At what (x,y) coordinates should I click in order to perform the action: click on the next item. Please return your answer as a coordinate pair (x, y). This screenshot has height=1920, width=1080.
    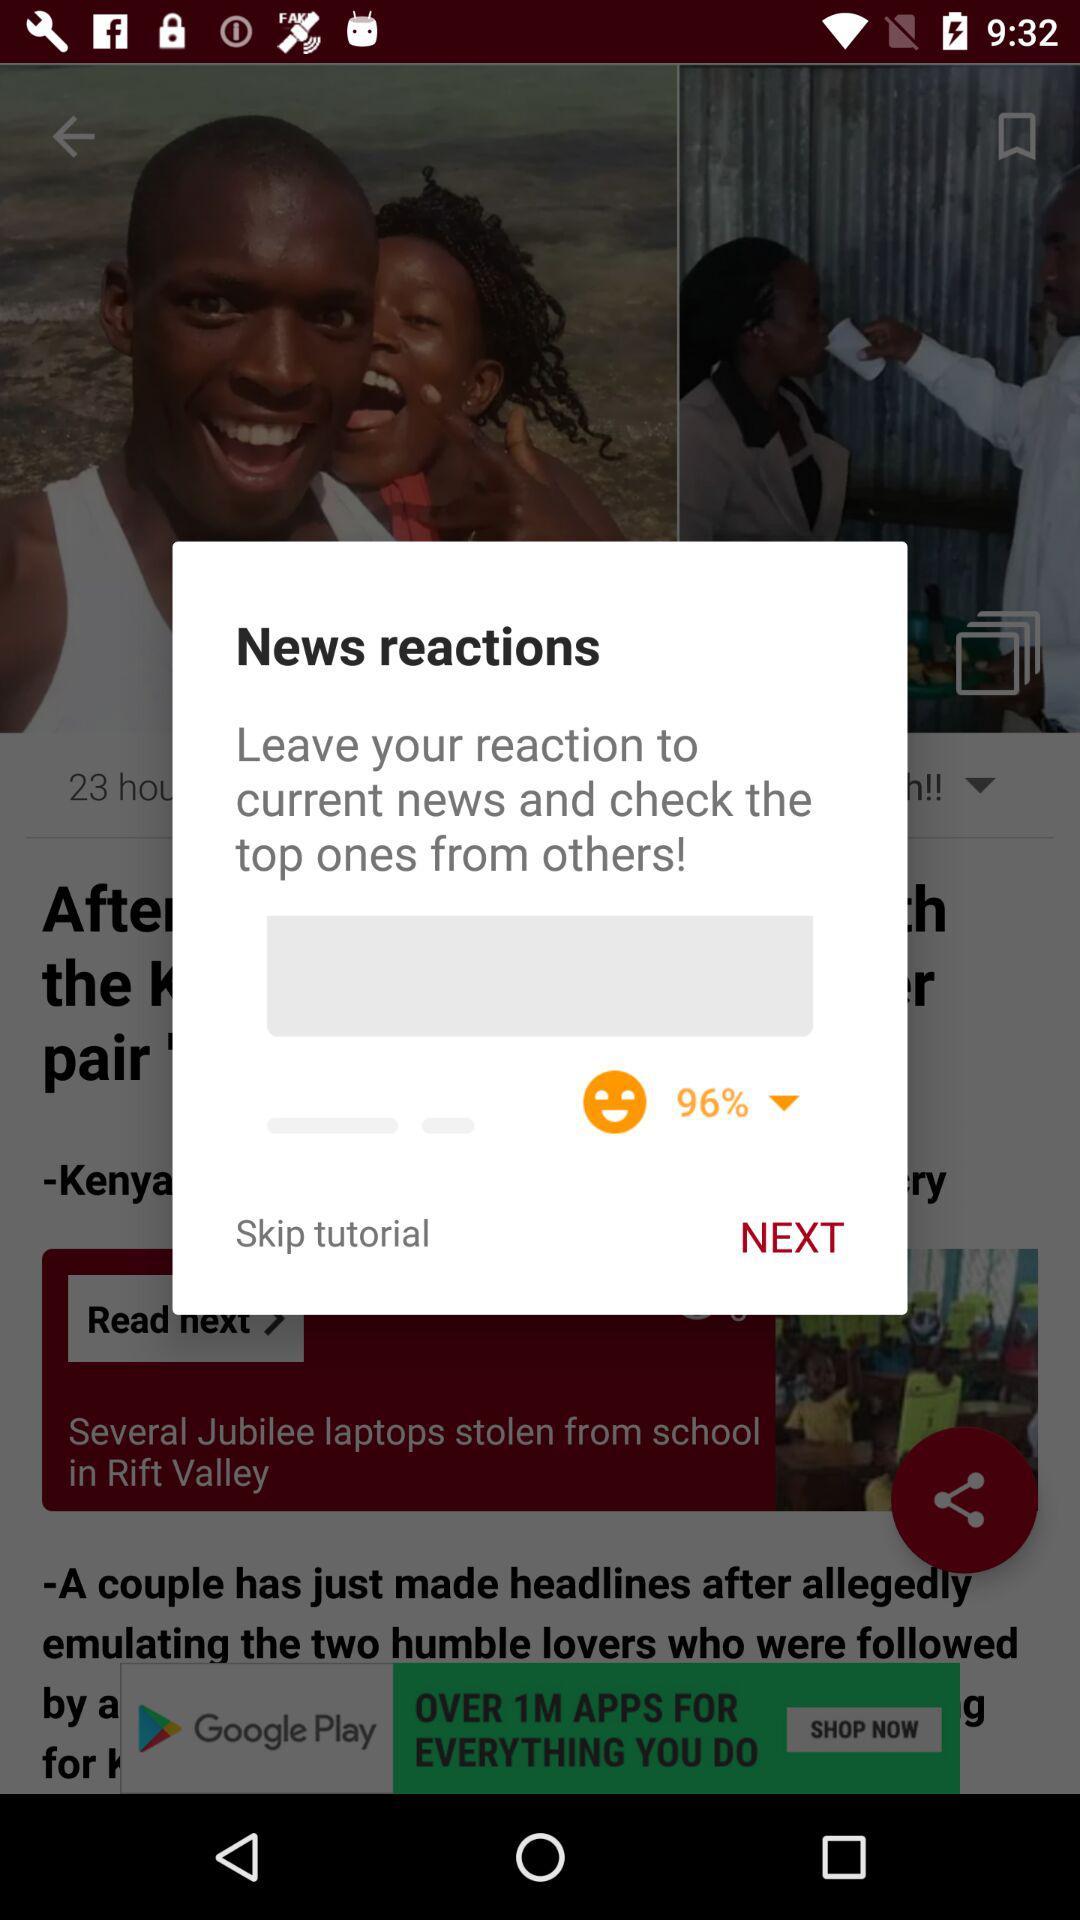
    Looking at the image, I should click on (790, 1235).